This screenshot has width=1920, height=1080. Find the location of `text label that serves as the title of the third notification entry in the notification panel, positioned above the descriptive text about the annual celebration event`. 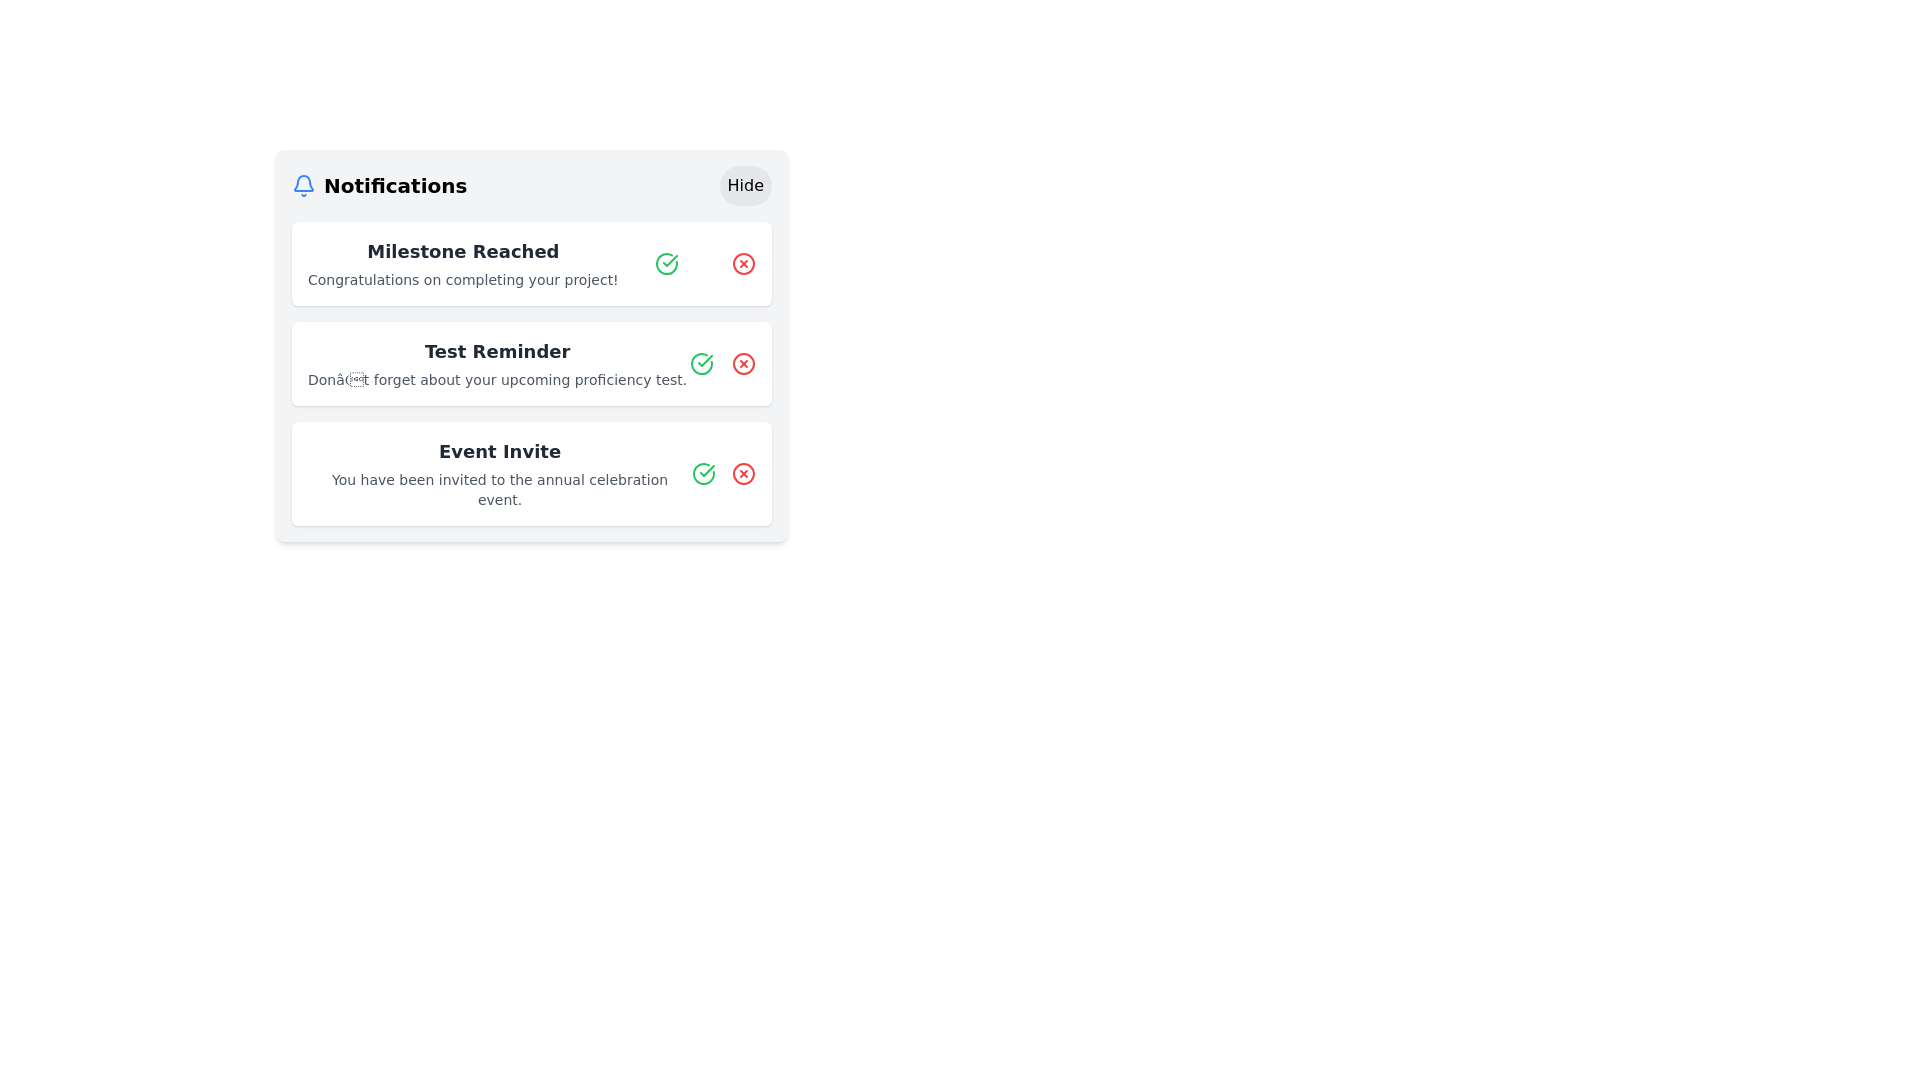

text label that serves as the title of the third notification entry in the notification panel, positioned above the descriptive text about the annual celebration event is located at coordinates (499, 451).